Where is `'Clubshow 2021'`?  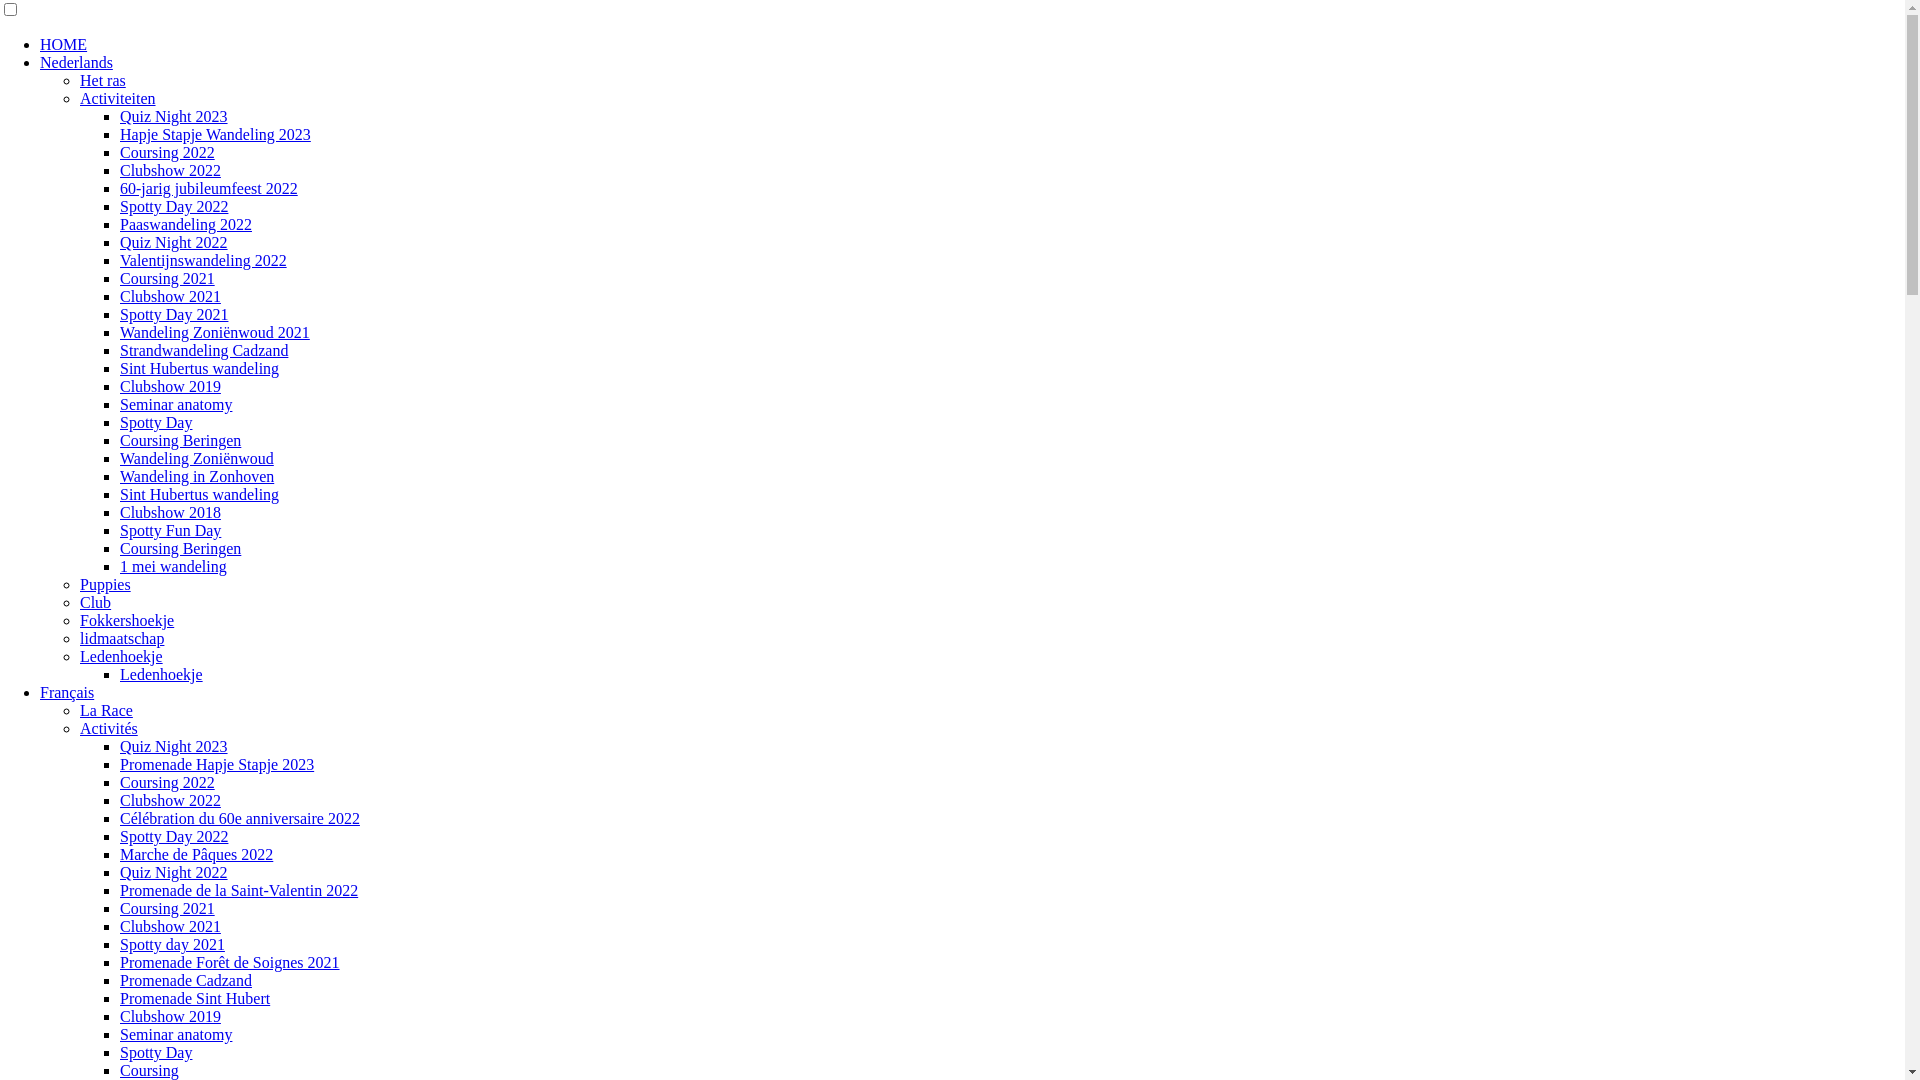 'Clubshow 2021' is located at coordinates (170, 926).